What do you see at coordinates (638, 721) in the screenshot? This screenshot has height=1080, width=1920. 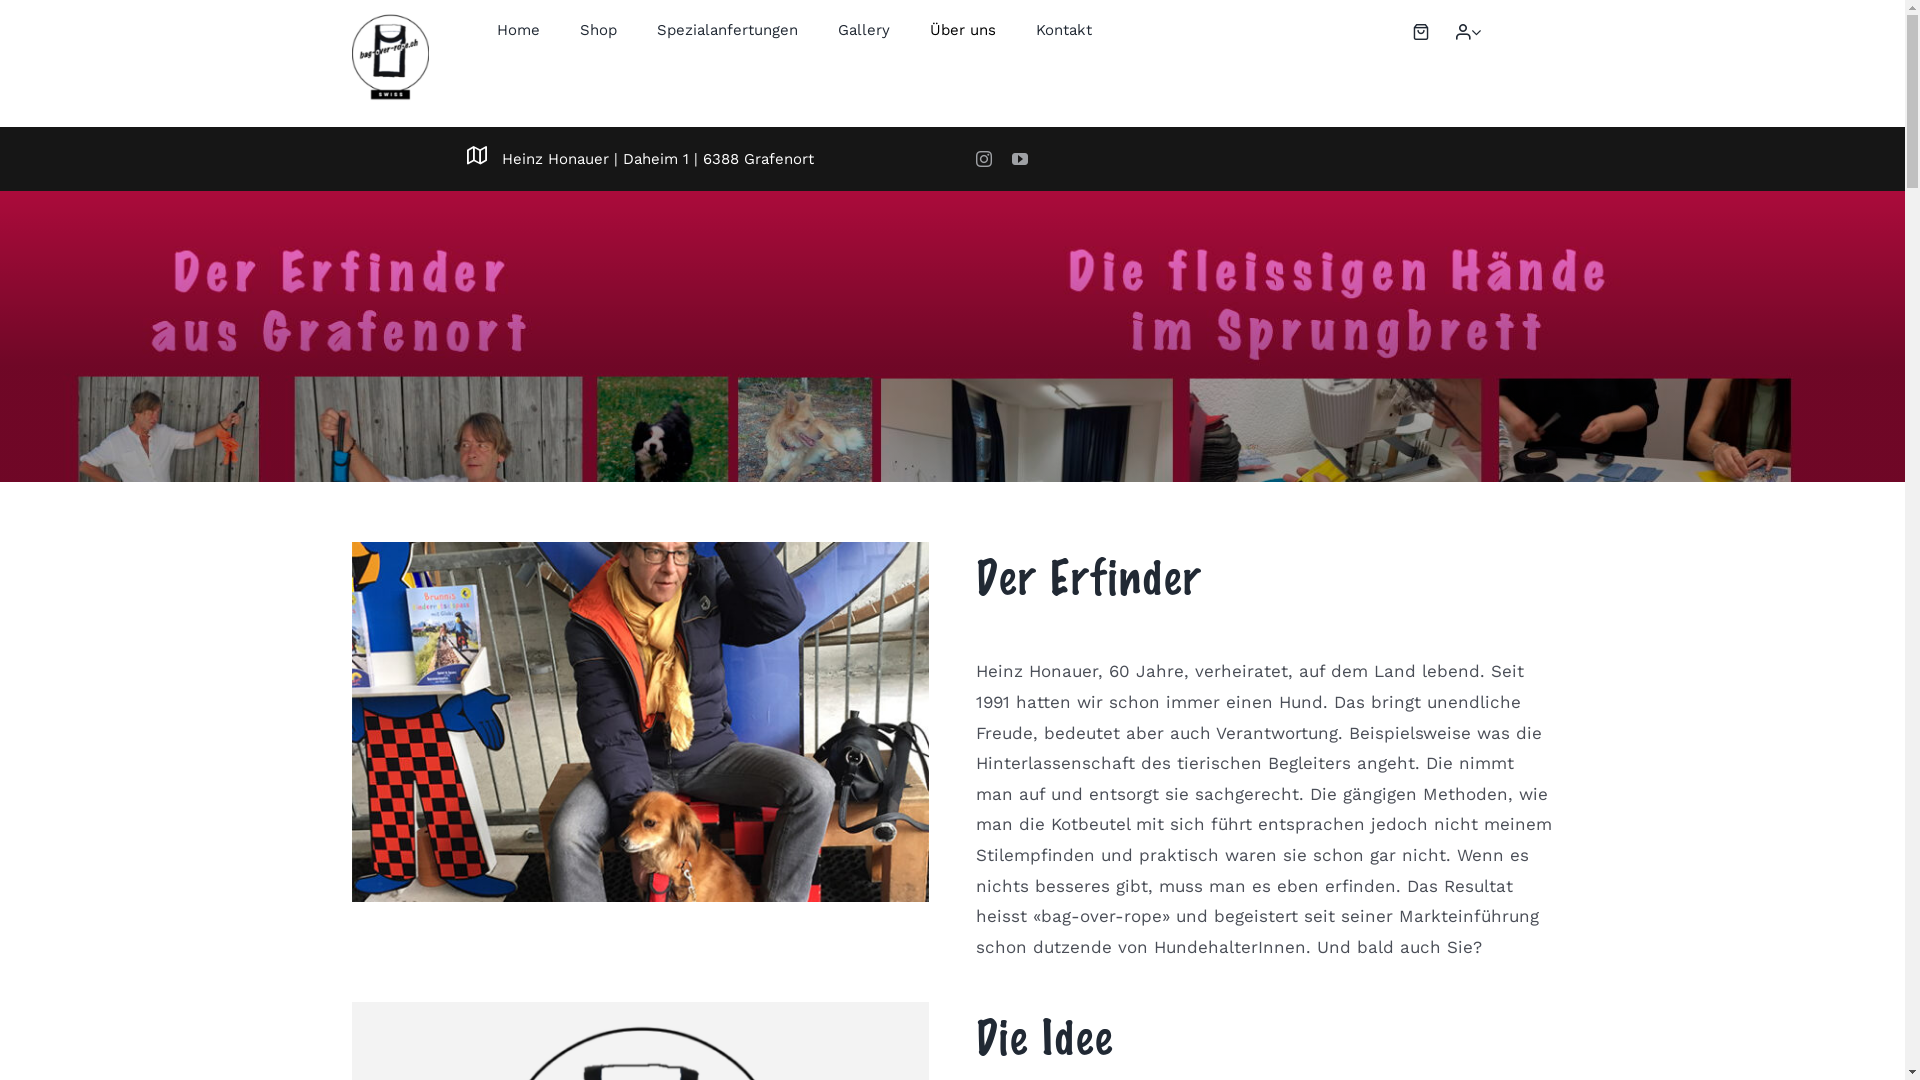 I see `'Globi-bei-Globi-Heinz'` at bounding box center [638, 721].